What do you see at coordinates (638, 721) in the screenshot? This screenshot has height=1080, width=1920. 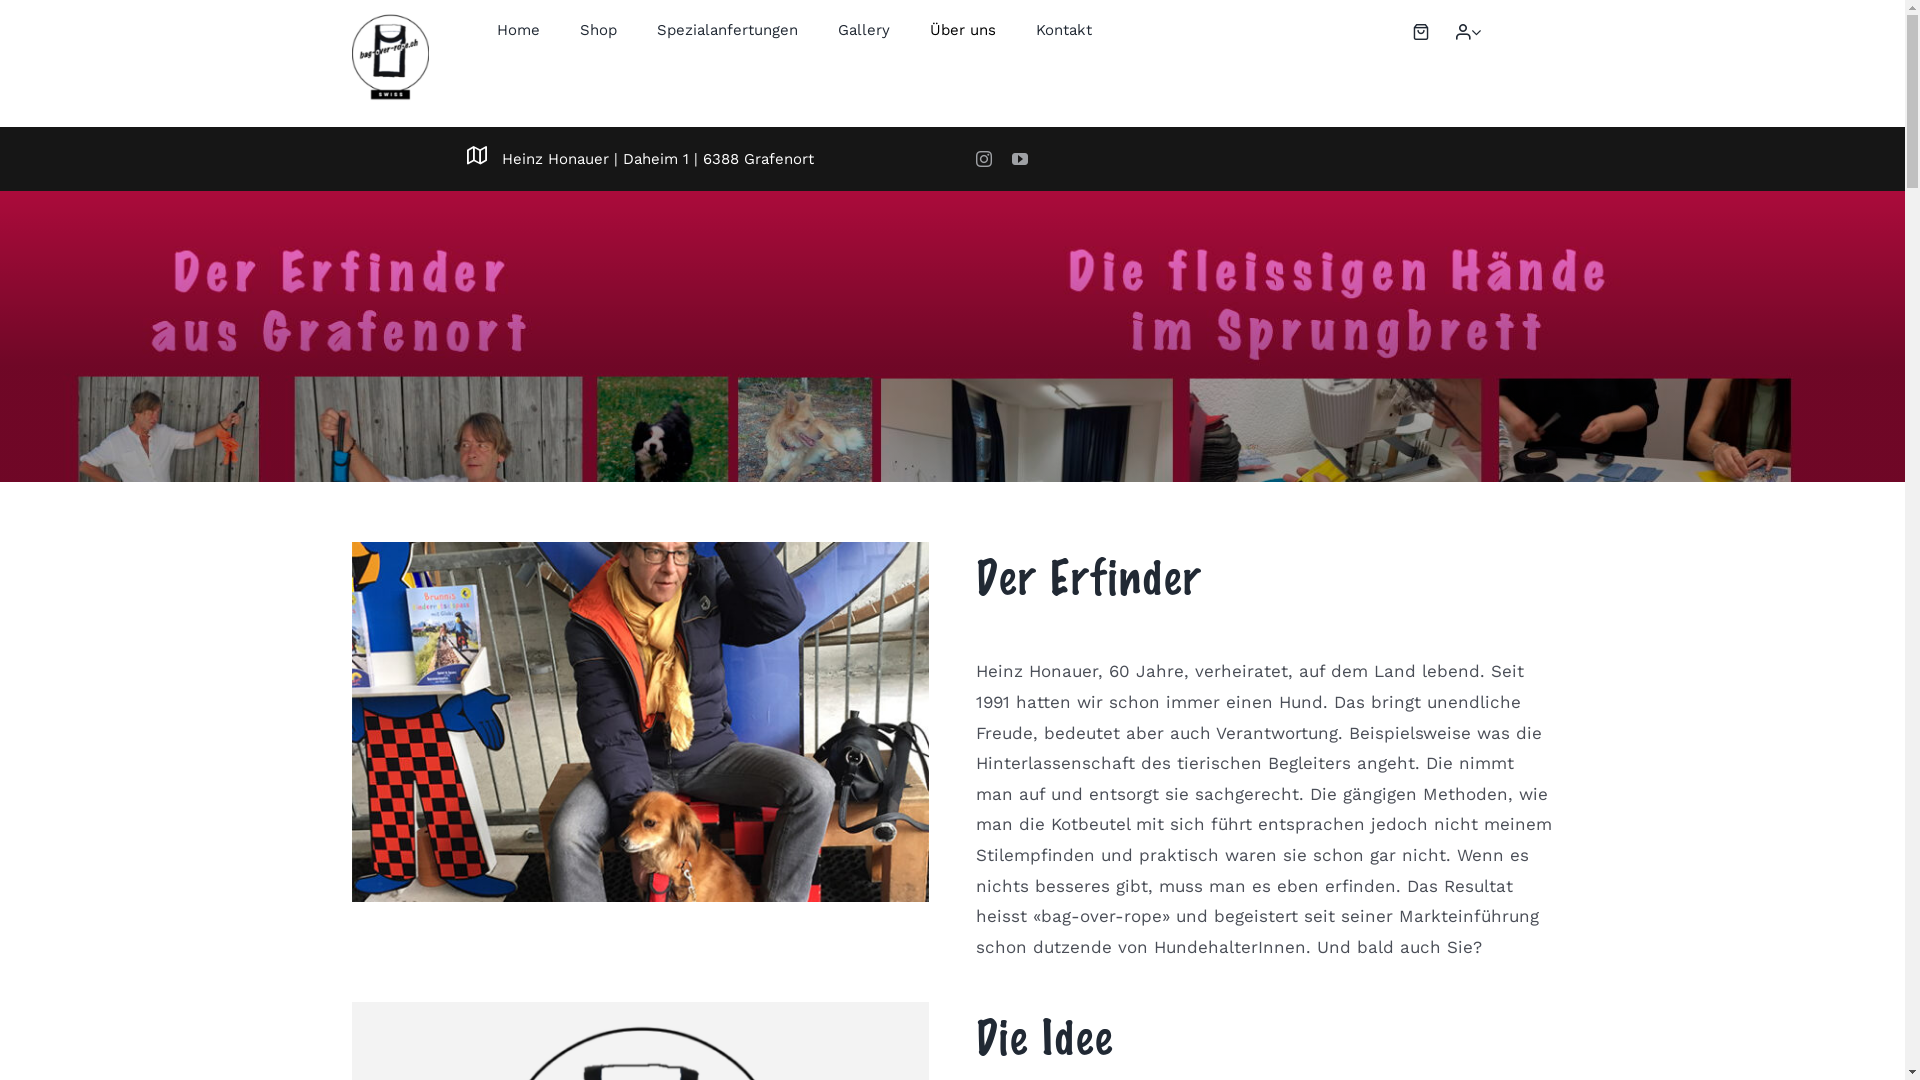 I see `'Globi-bei-Globi-Heinz'` at bounding box center [638, 721].